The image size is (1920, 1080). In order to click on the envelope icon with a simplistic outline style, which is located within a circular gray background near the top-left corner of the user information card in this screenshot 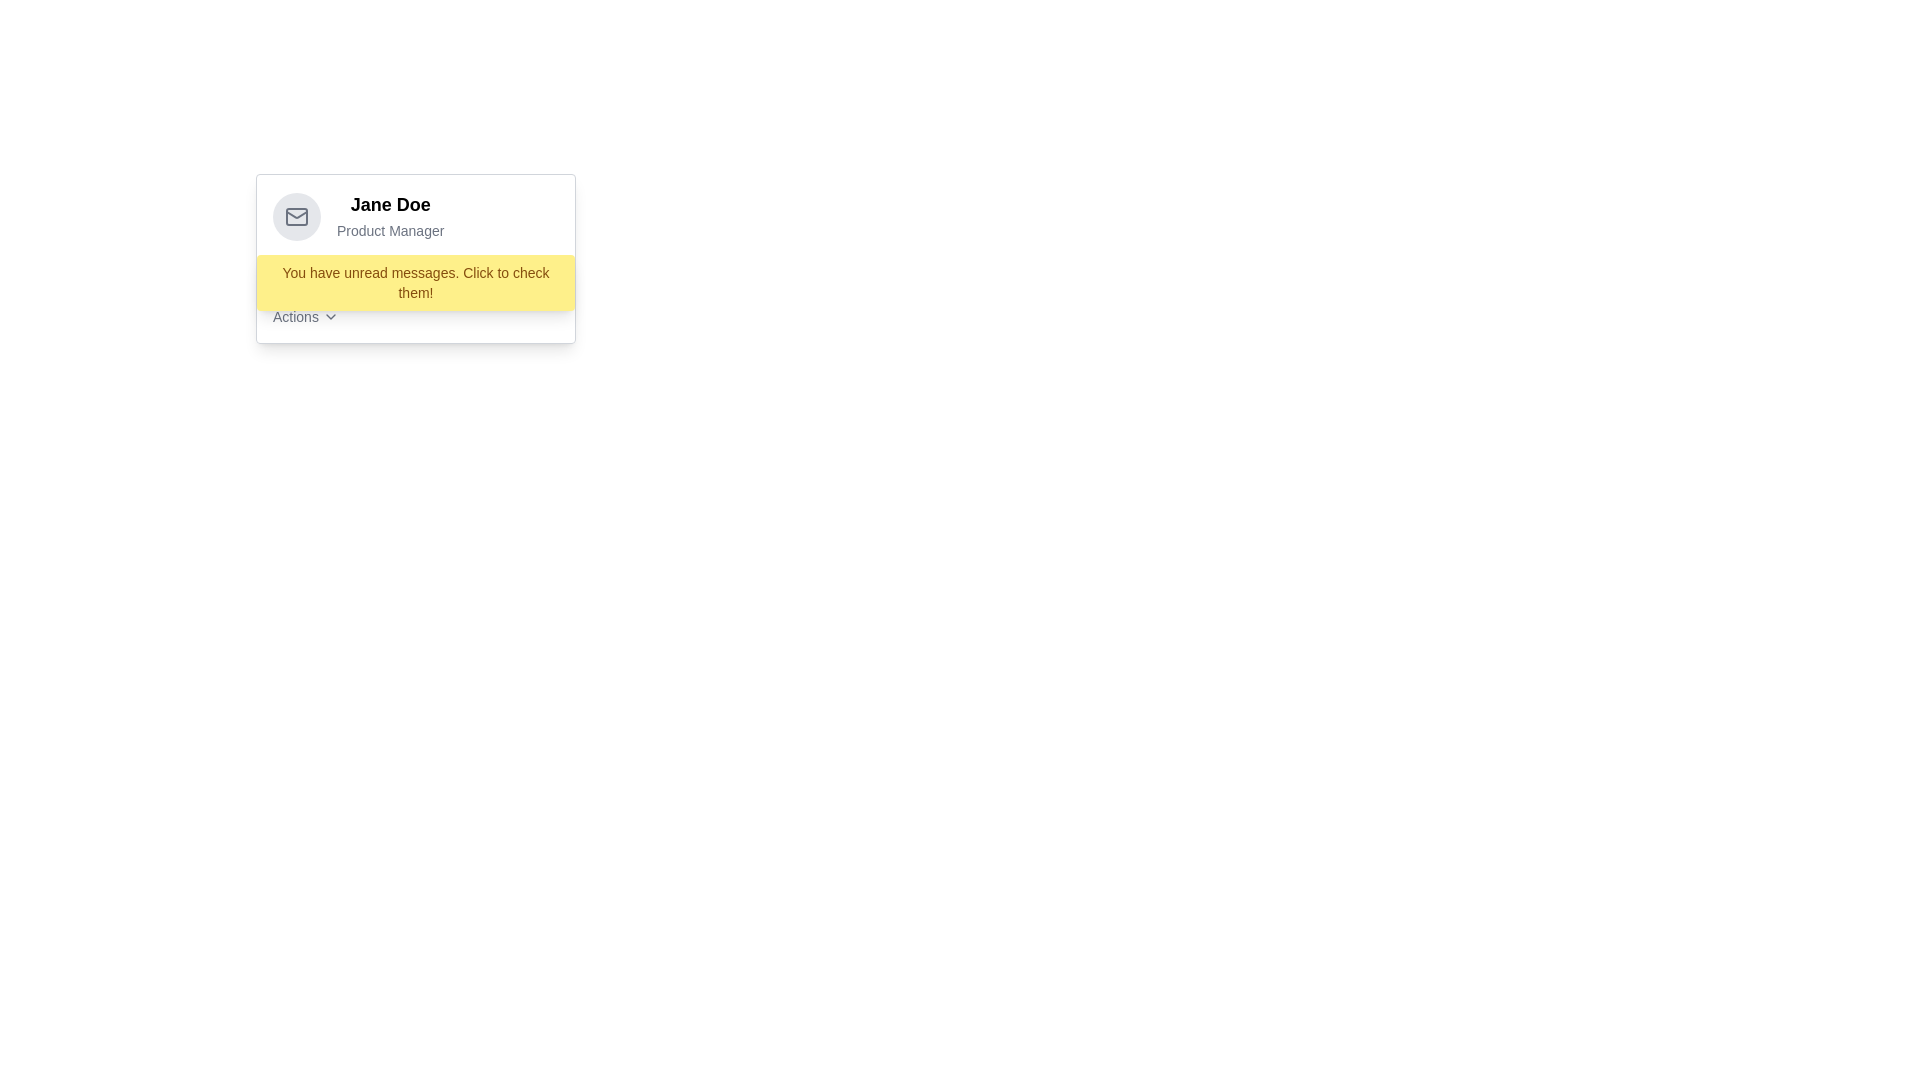, I will do `click(296, 216)`.